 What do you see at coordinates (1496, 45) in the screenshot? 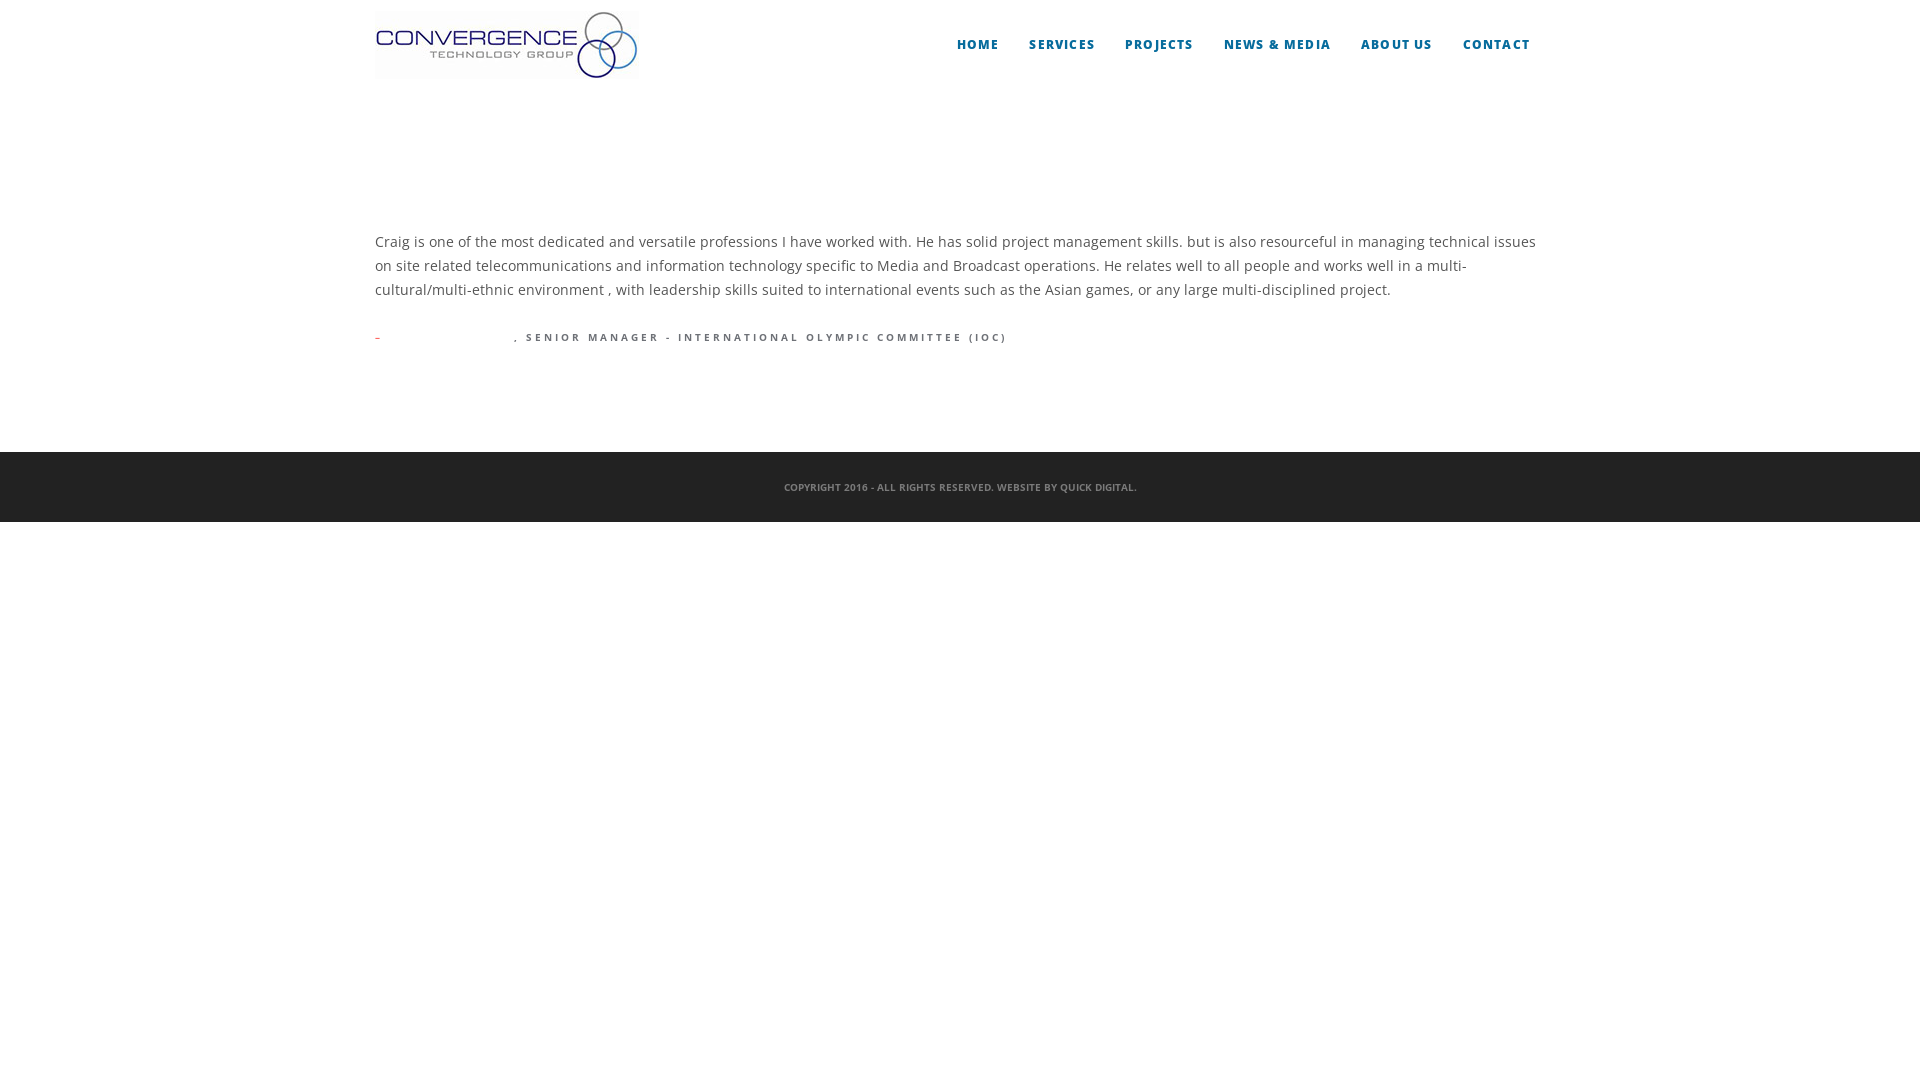
I see `'CONTACT'` at bounding box center [1496, 45].